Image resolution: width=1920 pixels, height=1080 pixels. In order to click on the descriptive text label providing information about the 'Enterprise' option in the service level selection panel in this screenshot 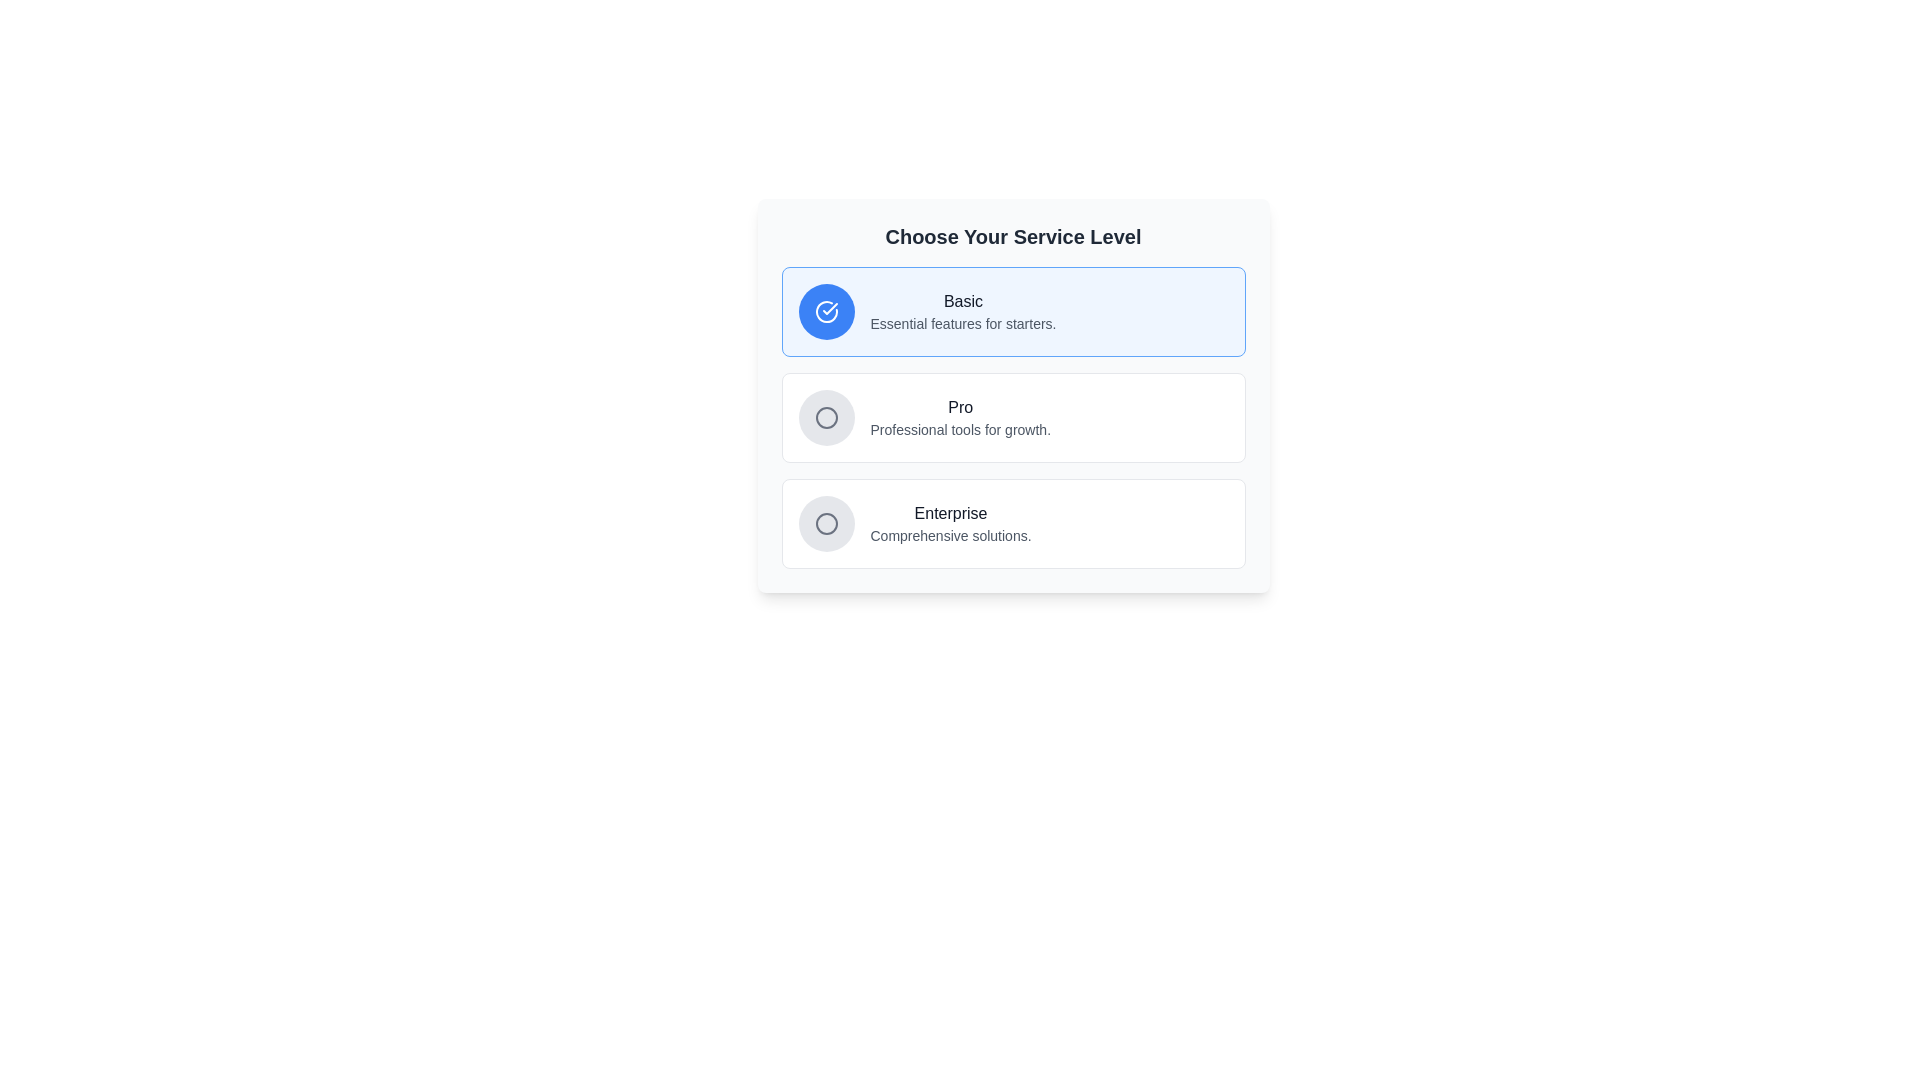, I will do `click(949, 535)`.